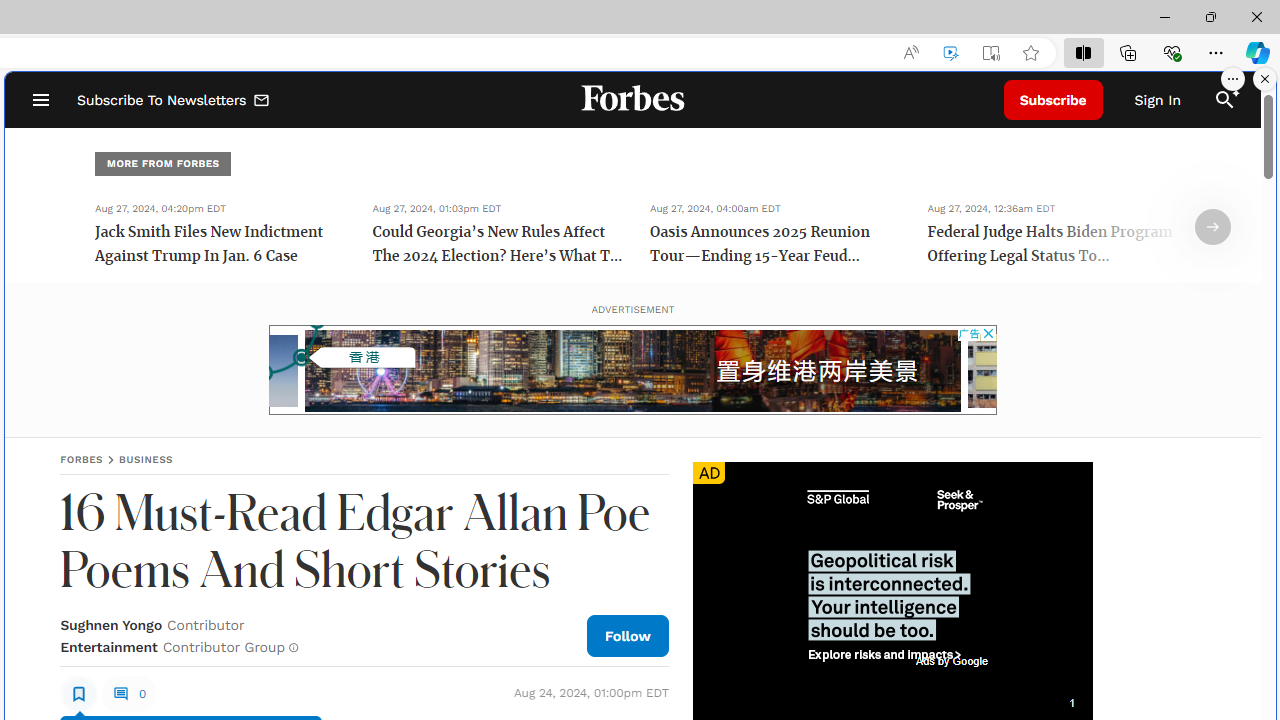  Describe the element at coordinates (1232, 78) in the screenshot. I see `'More options.'` at that location.